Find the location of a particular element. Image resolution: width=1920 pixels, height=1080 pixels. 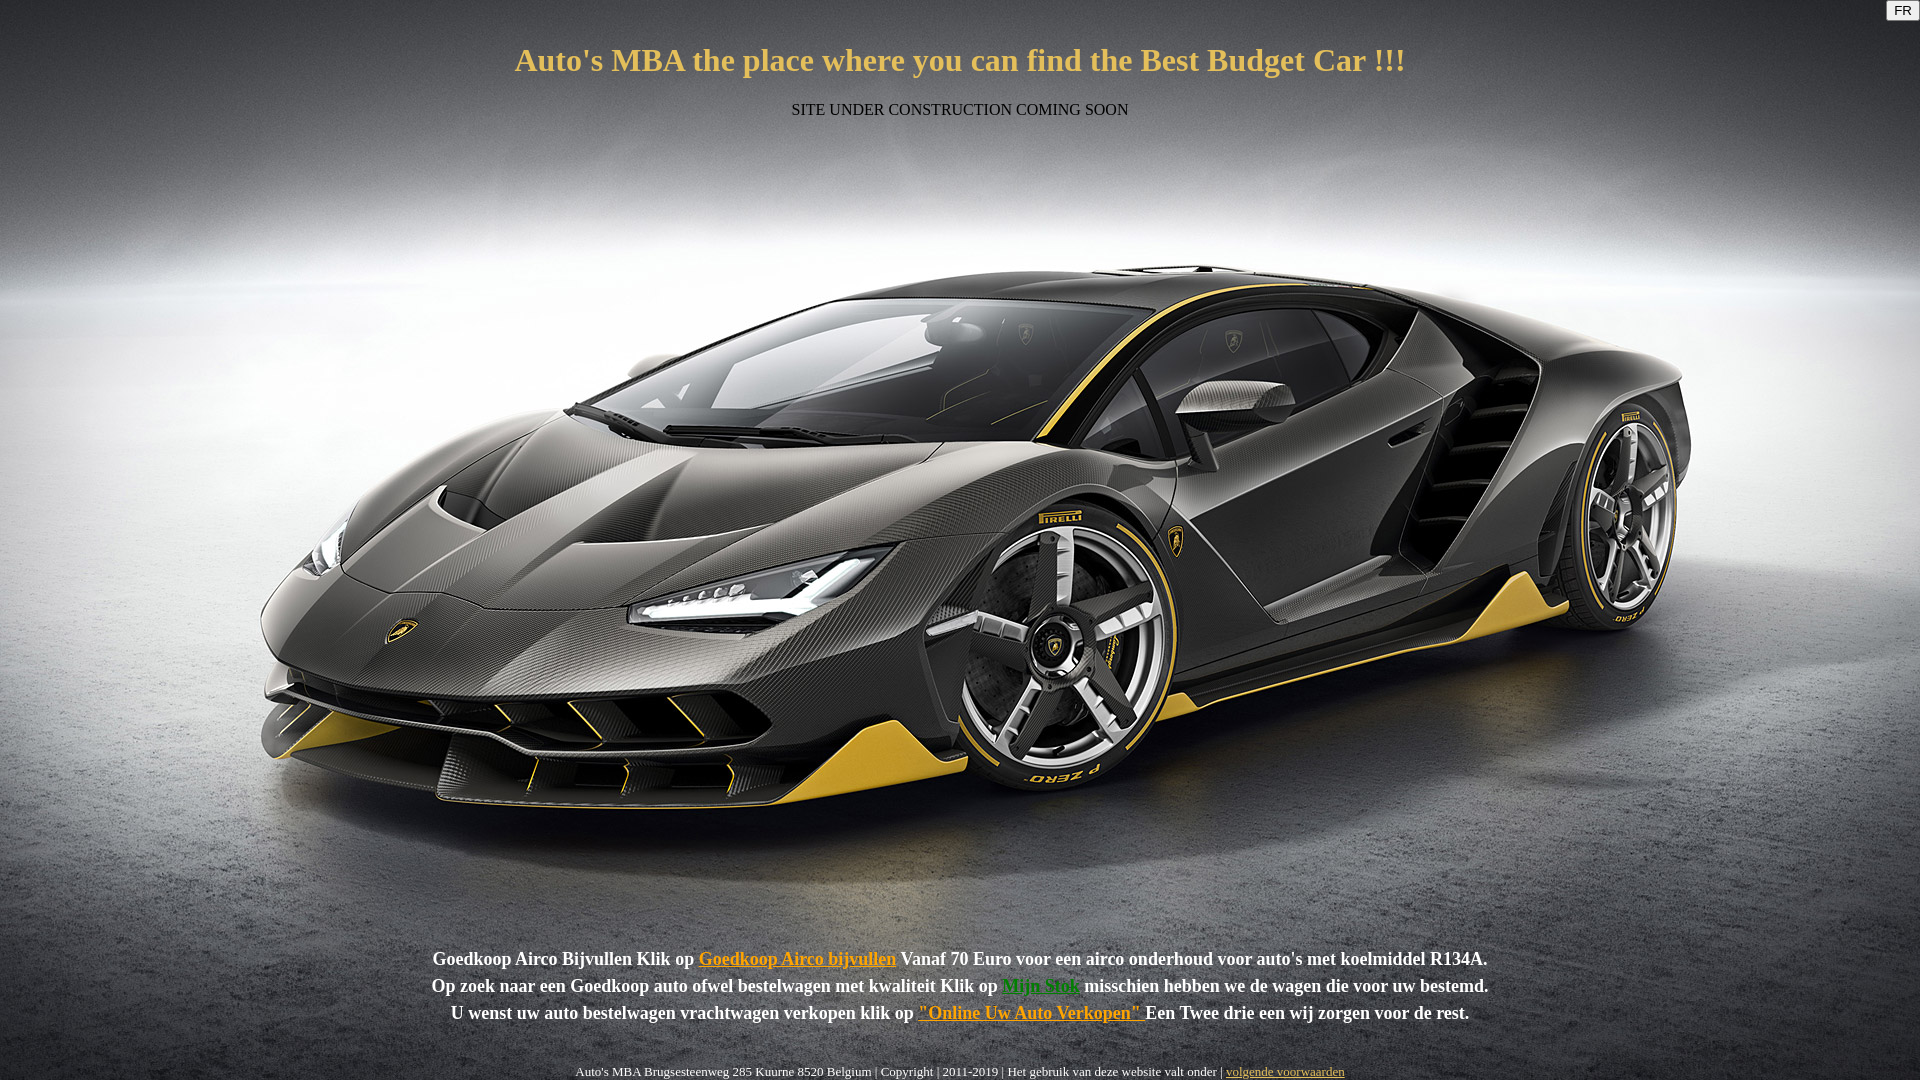

'Goedkoop Airco bijvullen' is located at coordinates (699, 958).